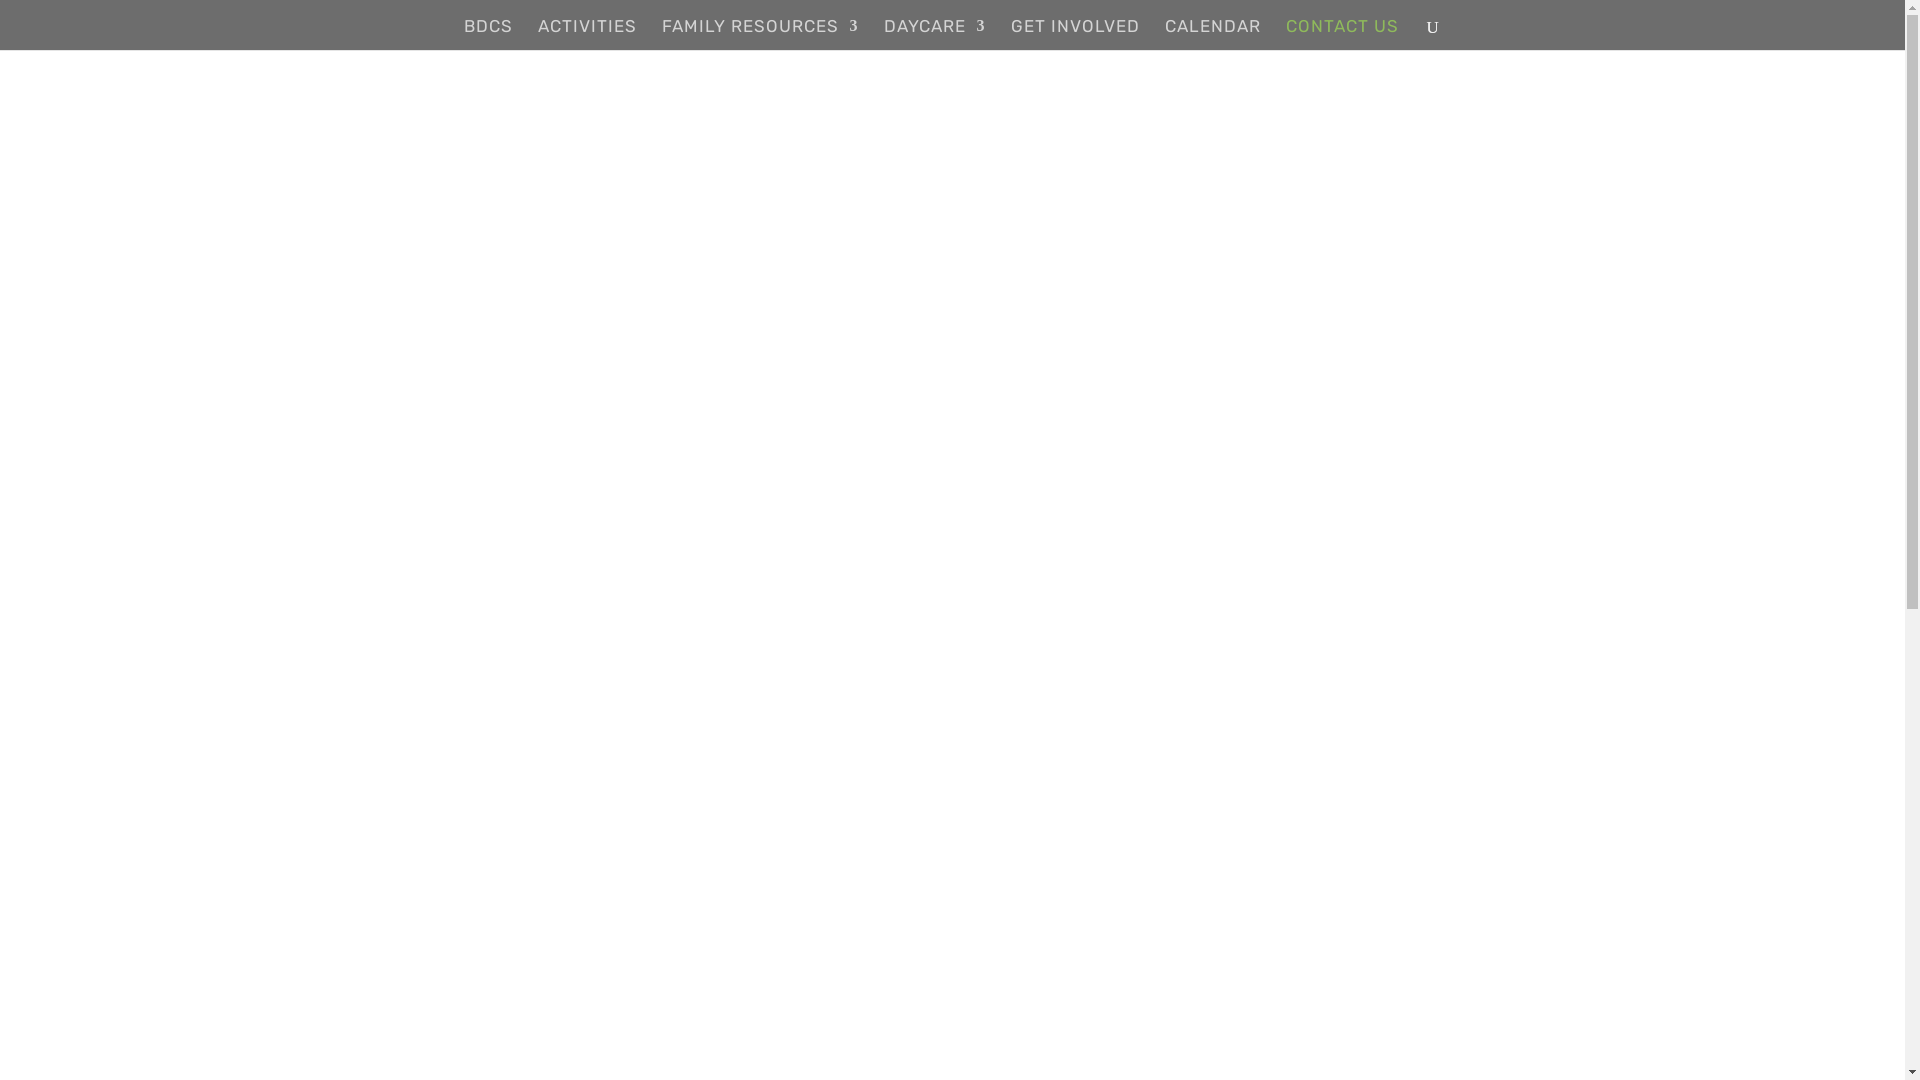 The width and height of the screenshot is (1920, 1080). Describe the element at coordinates (759, 34) in the screenshot. I see `'FAMILY RESOURCES'` at that location.